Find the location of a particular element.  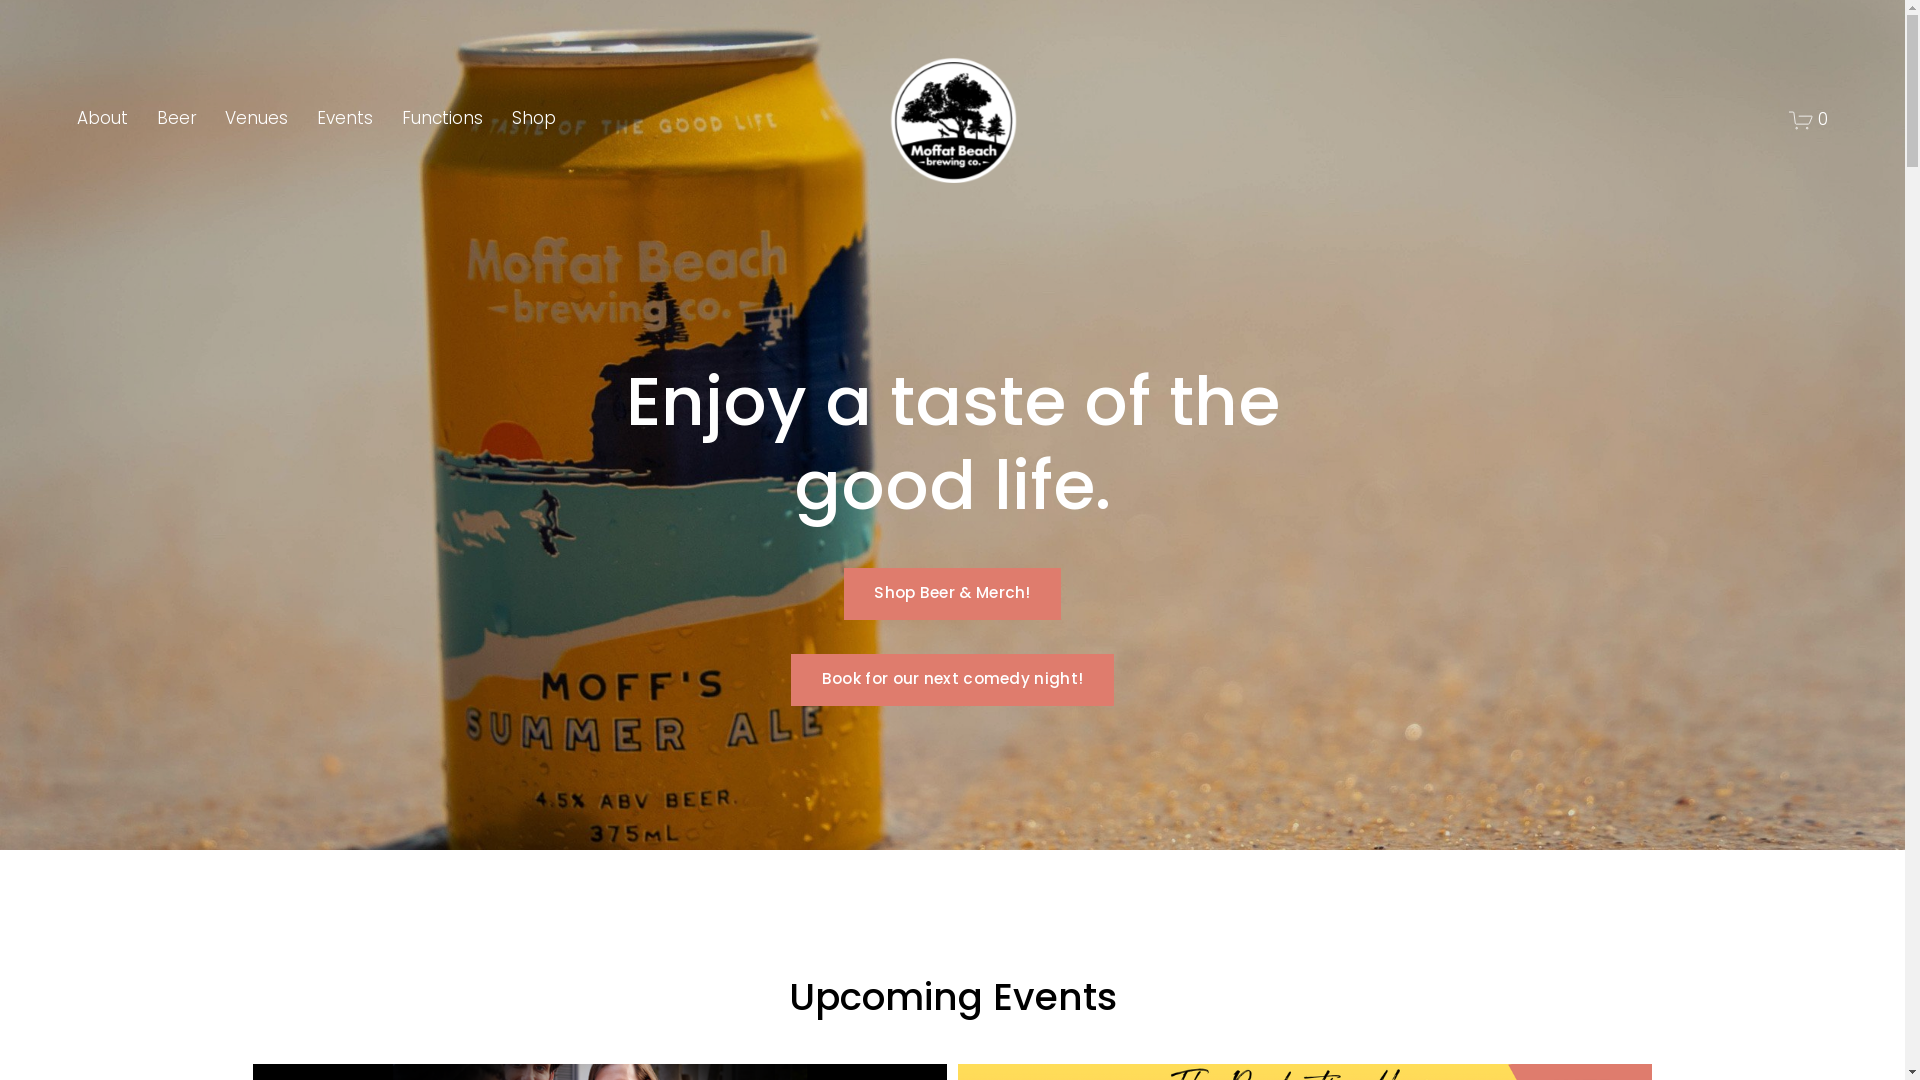

'Shop' is located at coordinates (512, 119).